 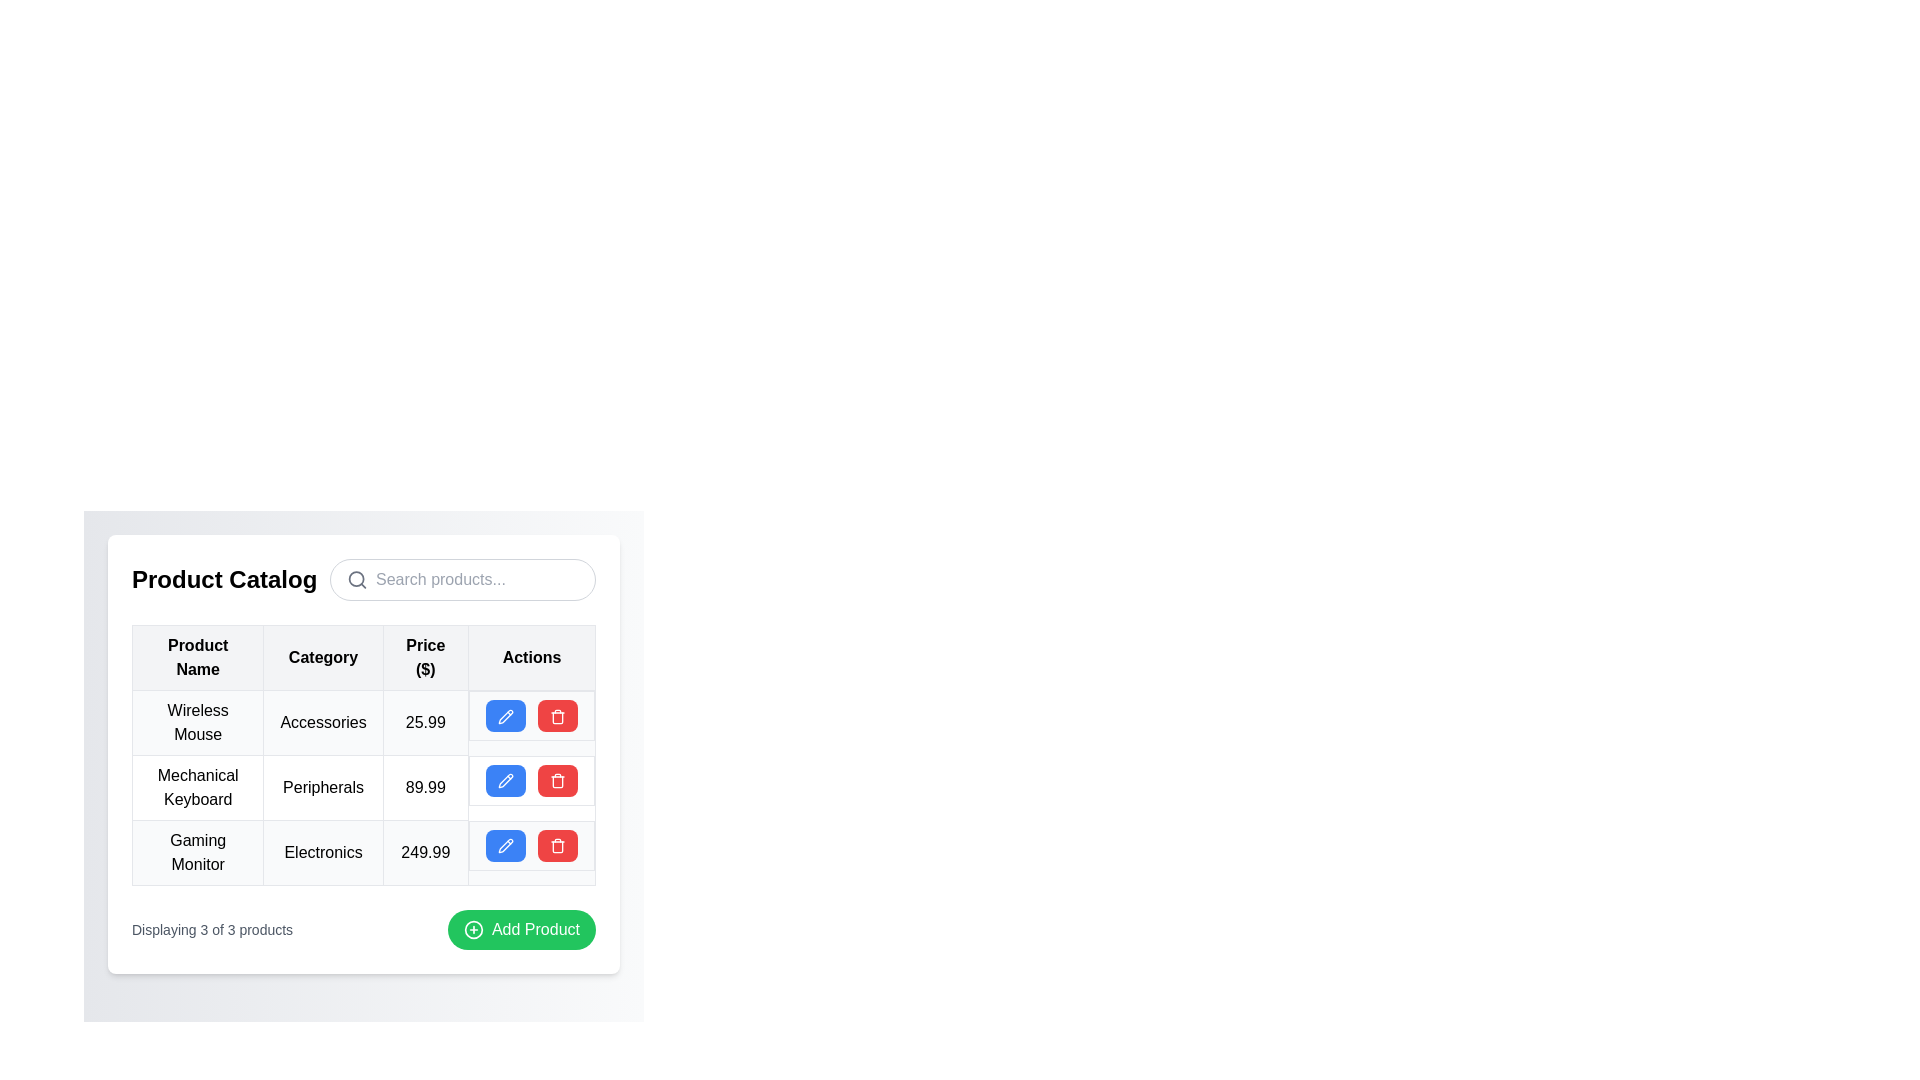 I want to click on the first row of the tabular data that displays 'Wireless Mouse' under 'Product Name', 'Accessories' under 'Category', and '25.99' under 'Price ($)', so click(x=364, y=722).